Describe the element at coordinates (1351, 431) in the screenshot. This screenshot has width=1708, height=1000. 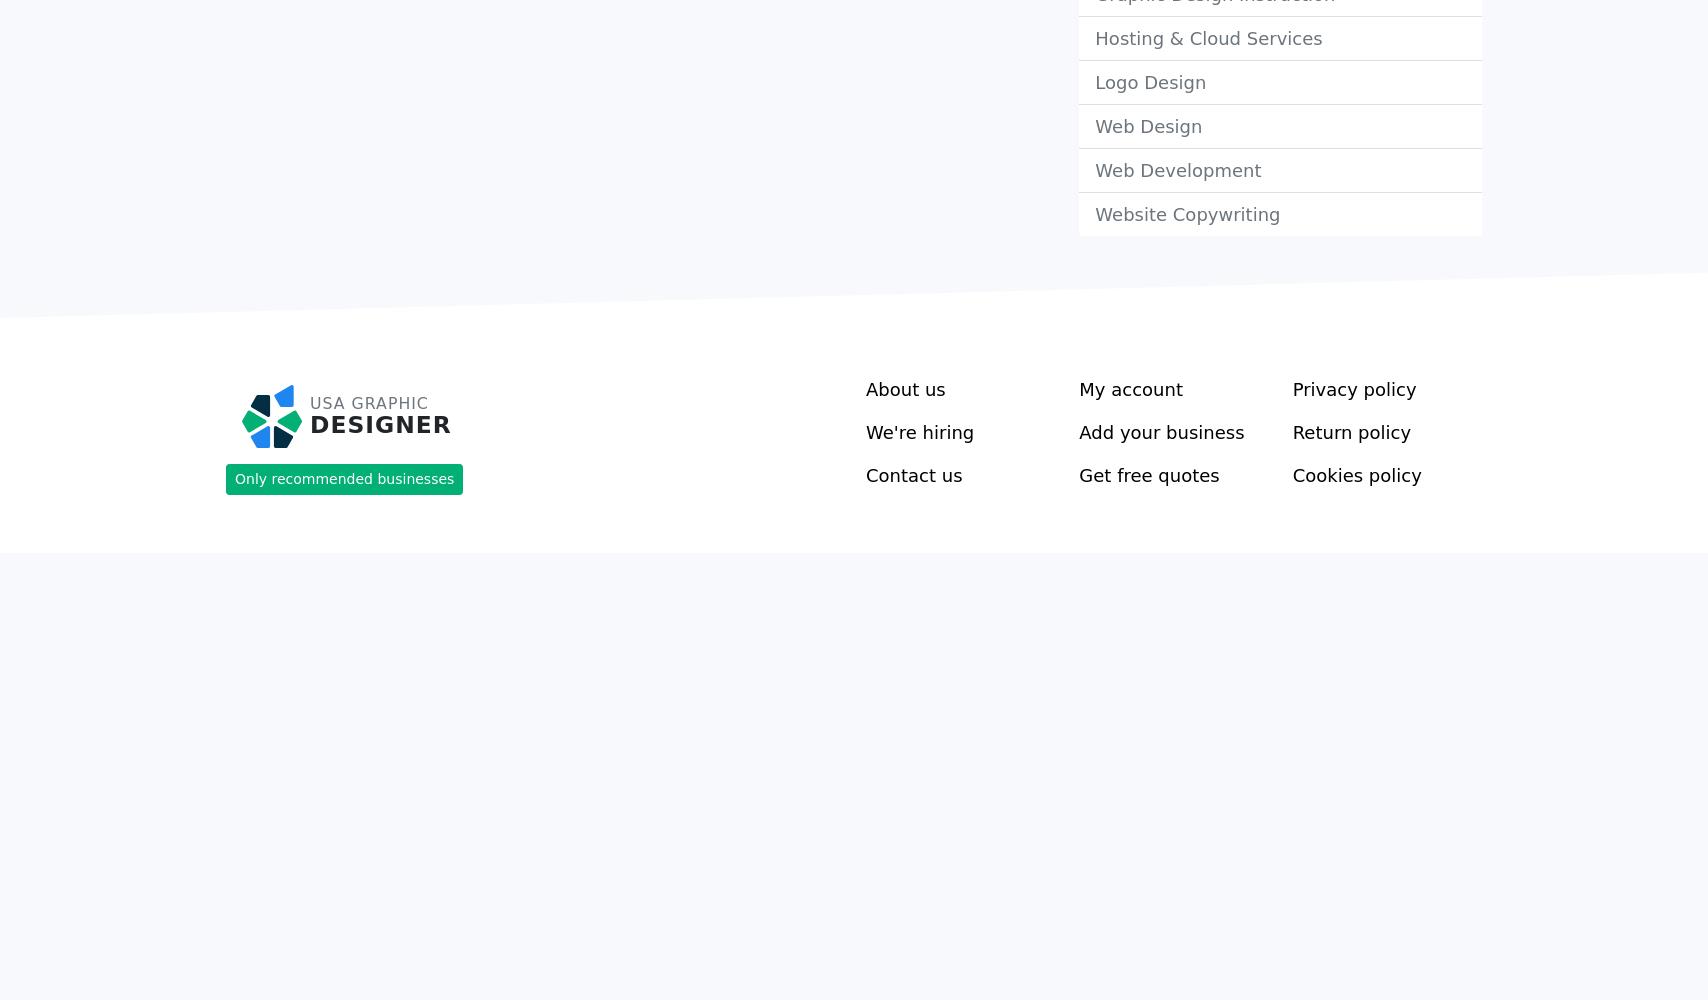
I see `'Return policy'` at that location.